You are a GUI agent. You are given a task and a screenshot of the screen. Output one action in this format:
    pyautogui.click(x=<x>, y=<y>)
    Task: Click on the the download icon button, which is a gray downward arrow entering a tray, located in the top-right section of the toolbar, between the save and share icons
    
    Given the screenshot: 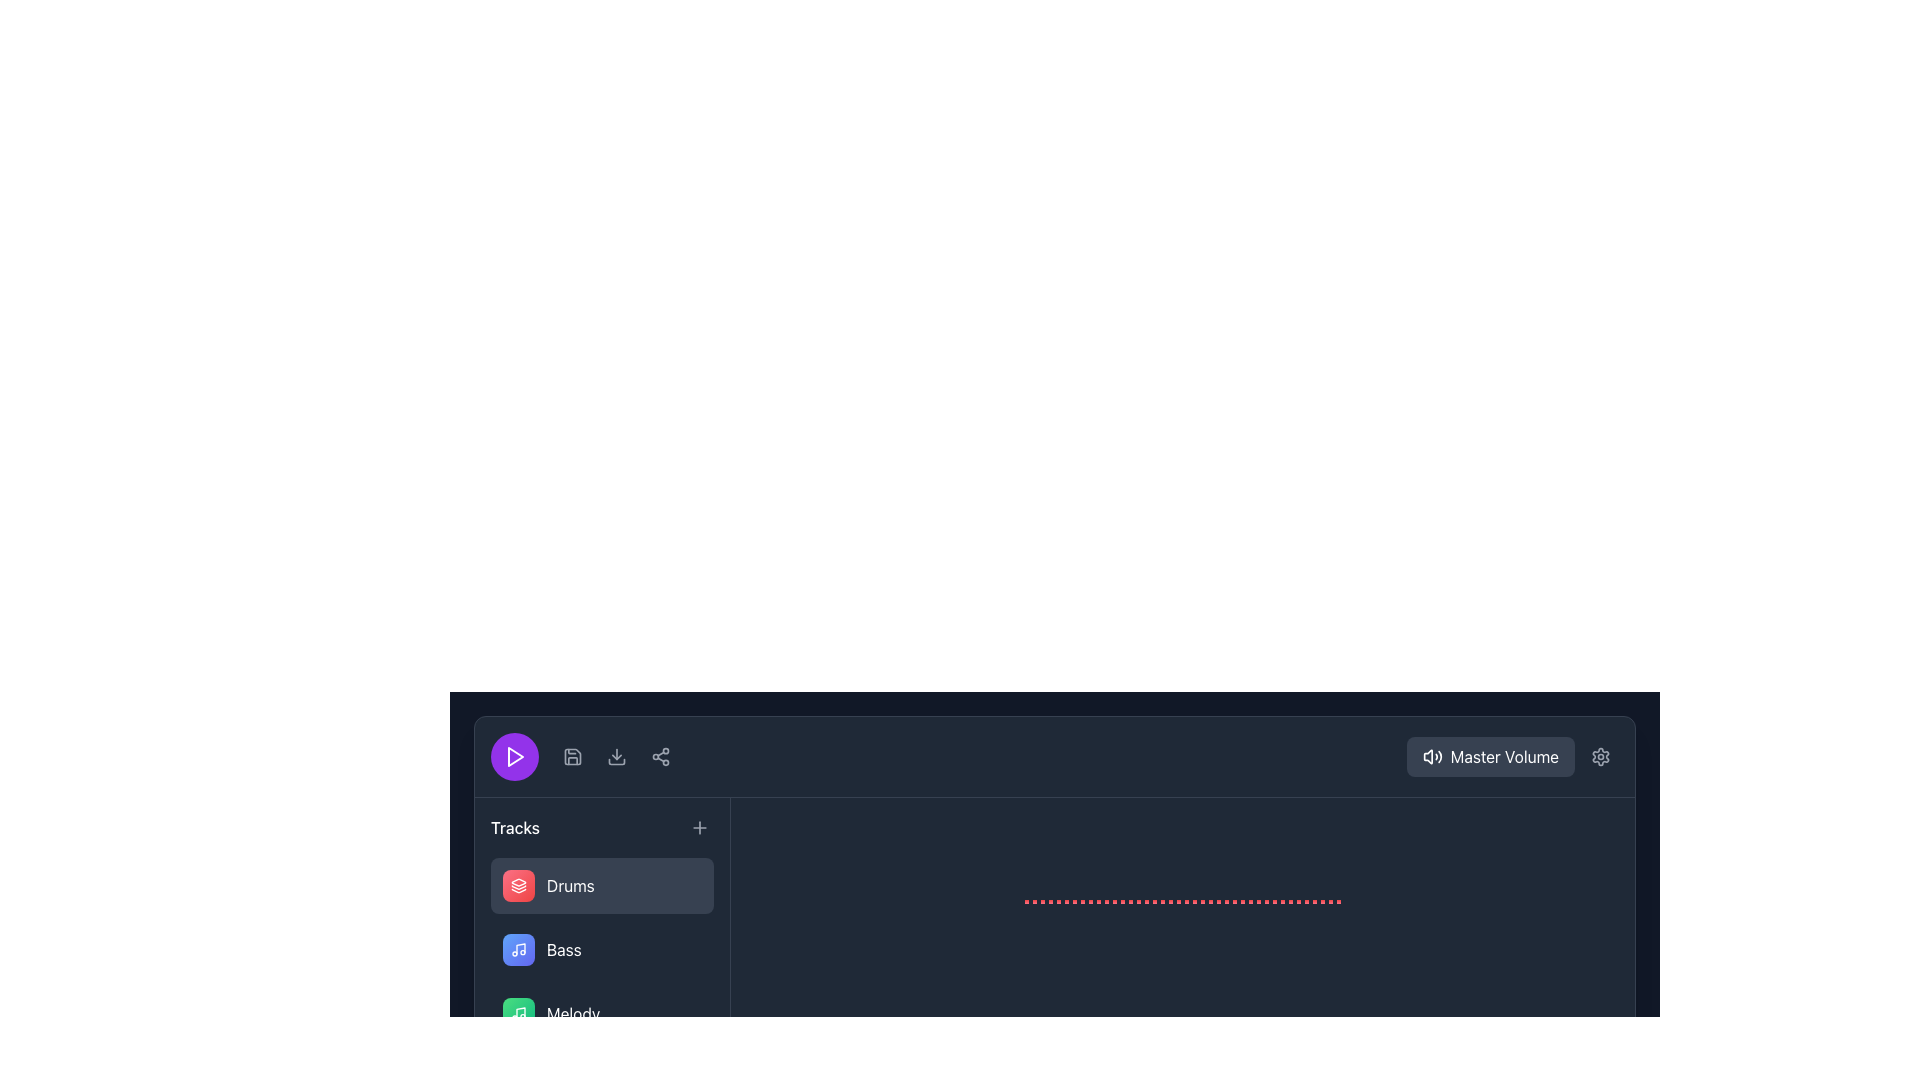 What is the action you would take?
    pyautogui.click(x=616, y=756)
    